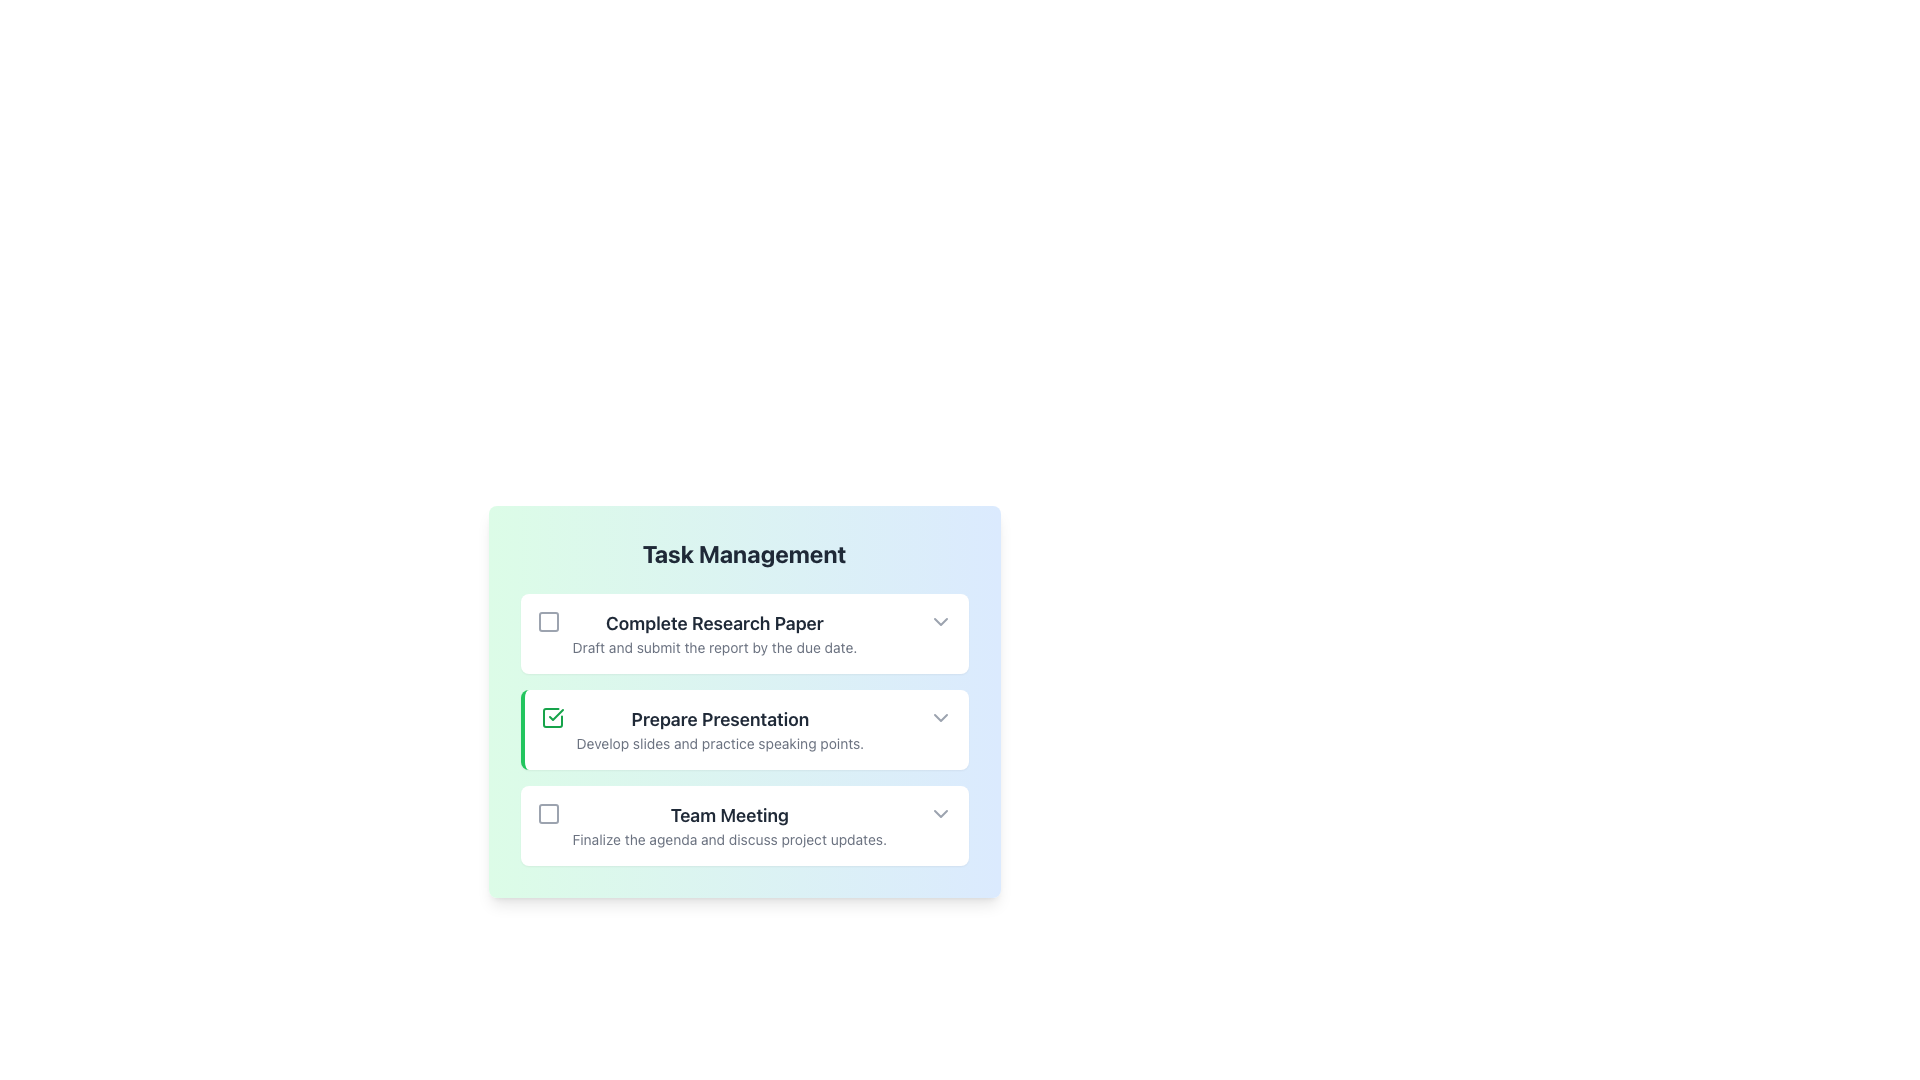  Describe the element at coordinates (552, 716) in the screenshot. I see `the checkbox located to the left of the 'Prepare Presentation' task title` at that location.